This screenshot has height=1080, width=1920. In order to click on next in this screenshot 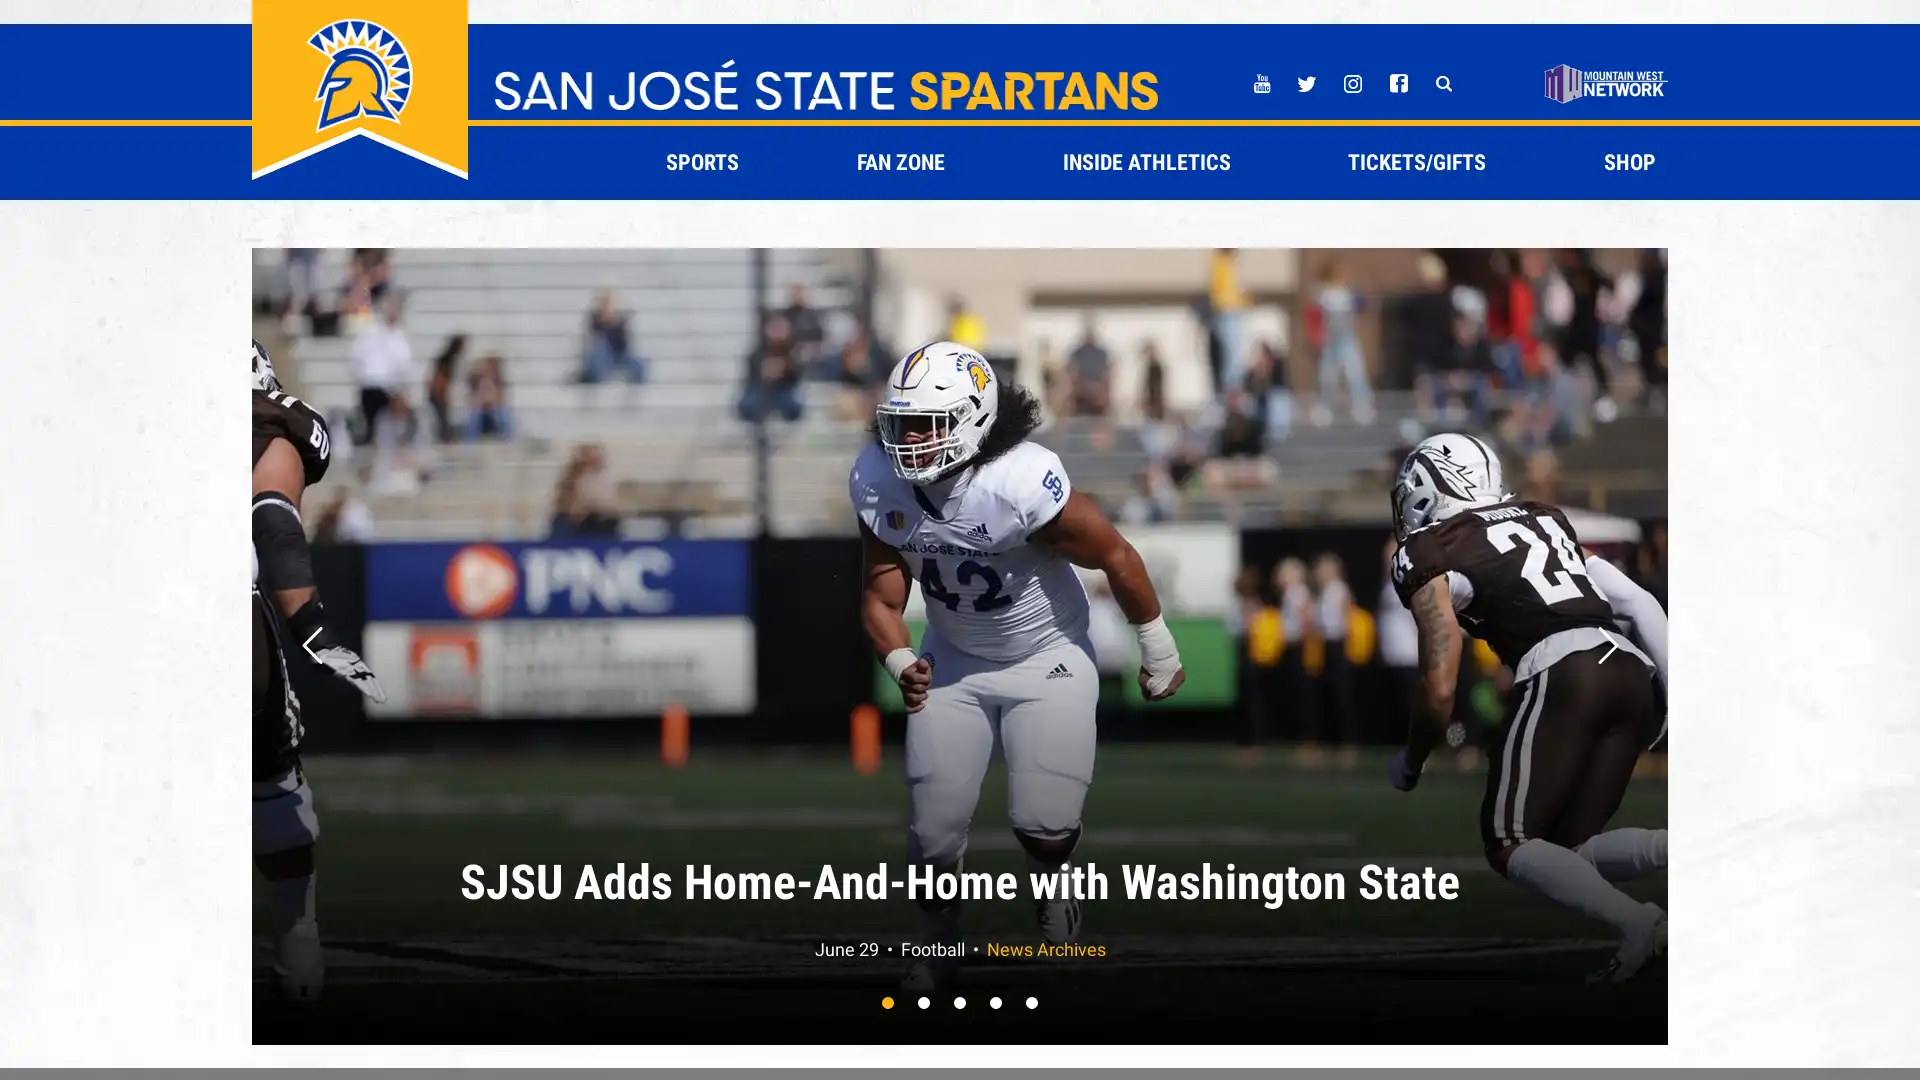, I will do `click(1608, 645)`.